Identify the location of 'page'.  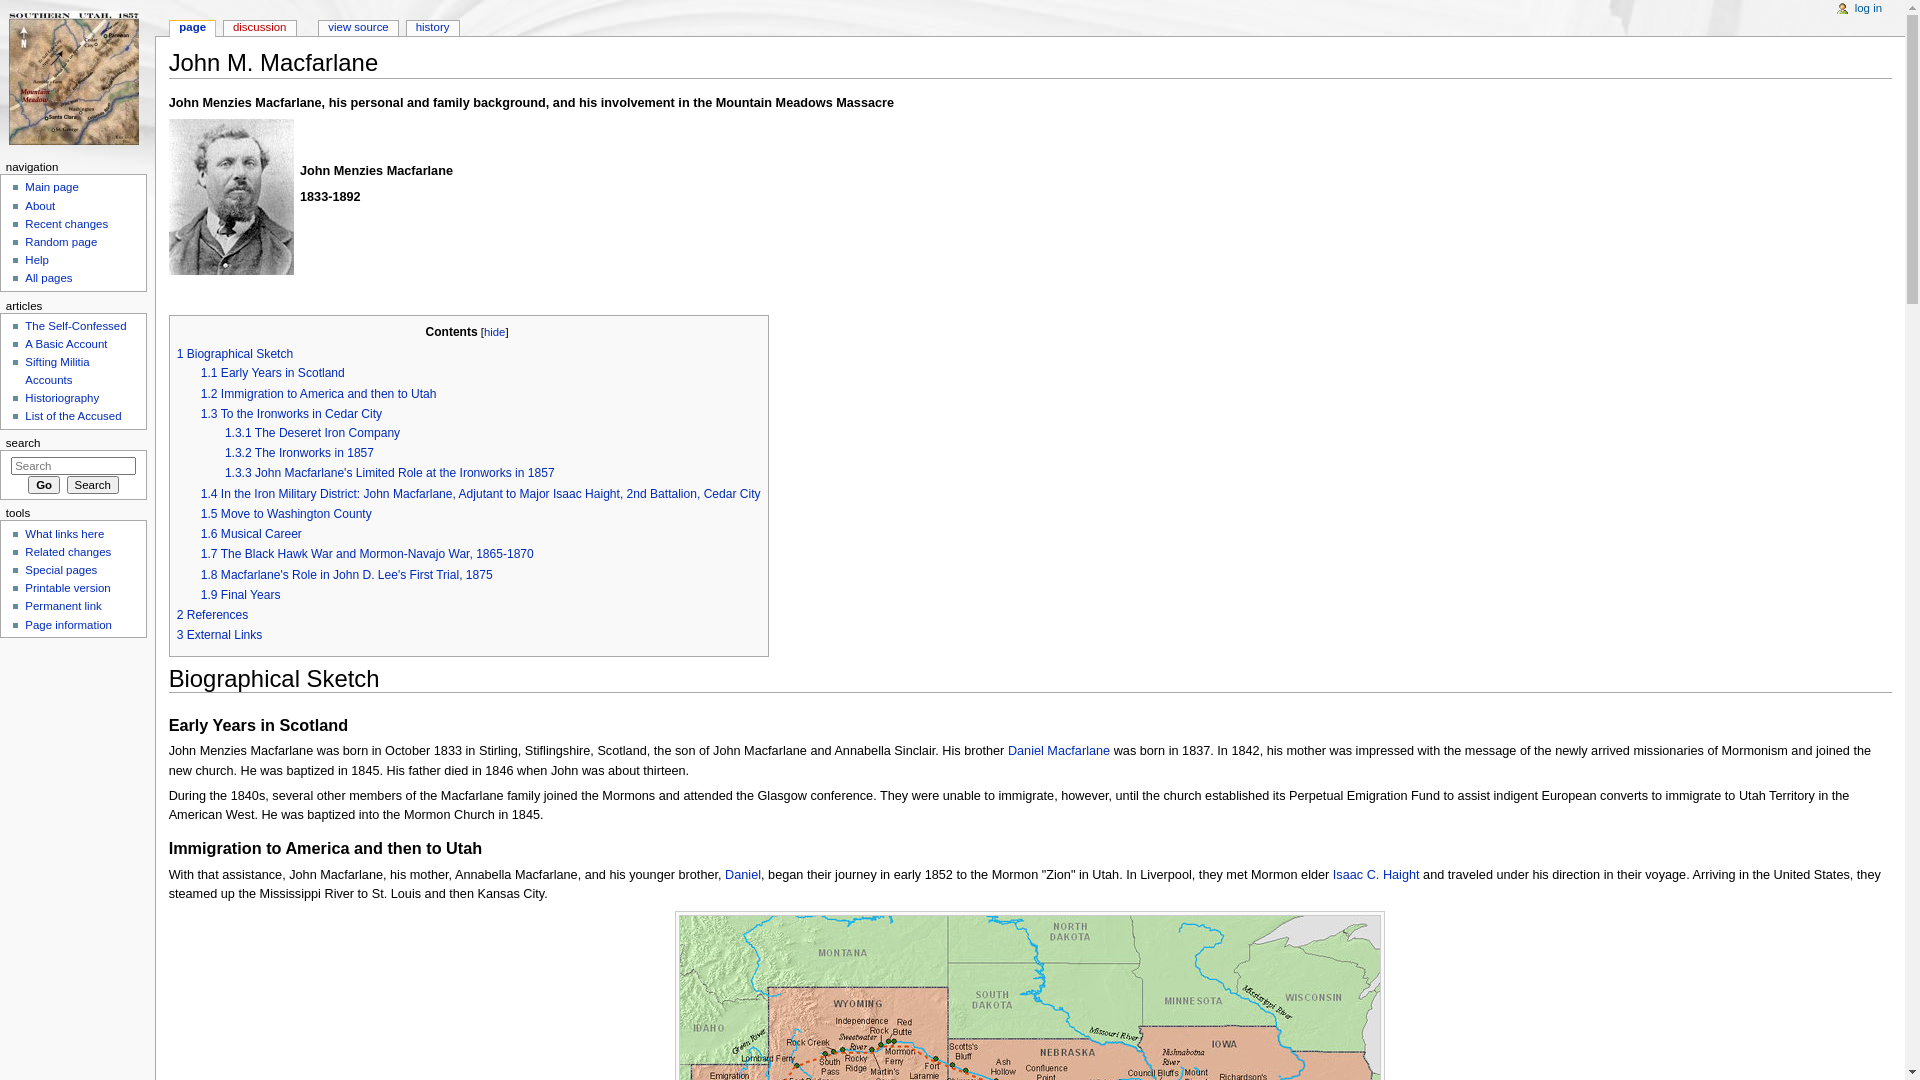
(192, 28).